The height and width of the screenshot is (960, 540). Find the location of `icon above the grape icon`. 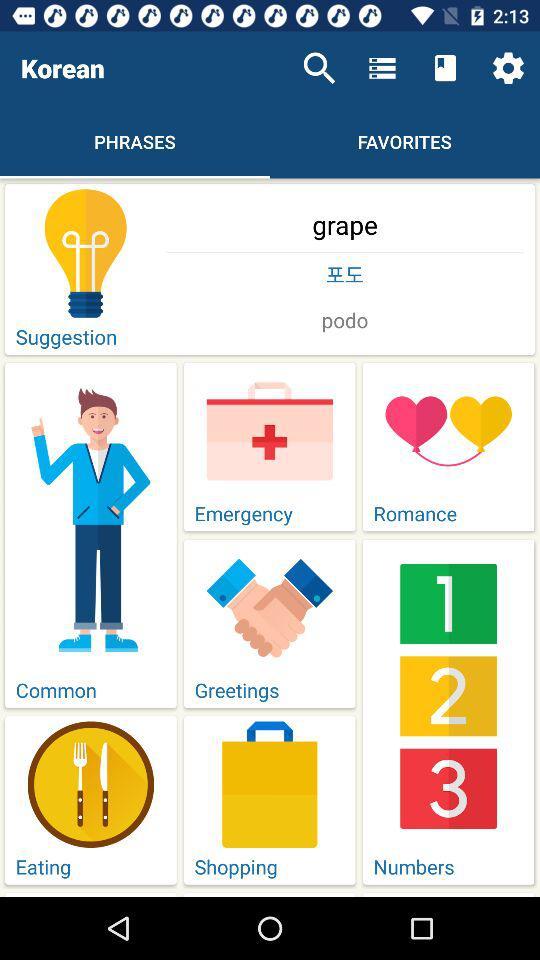

icon above the grape icon is located at coordinates (319, 68).